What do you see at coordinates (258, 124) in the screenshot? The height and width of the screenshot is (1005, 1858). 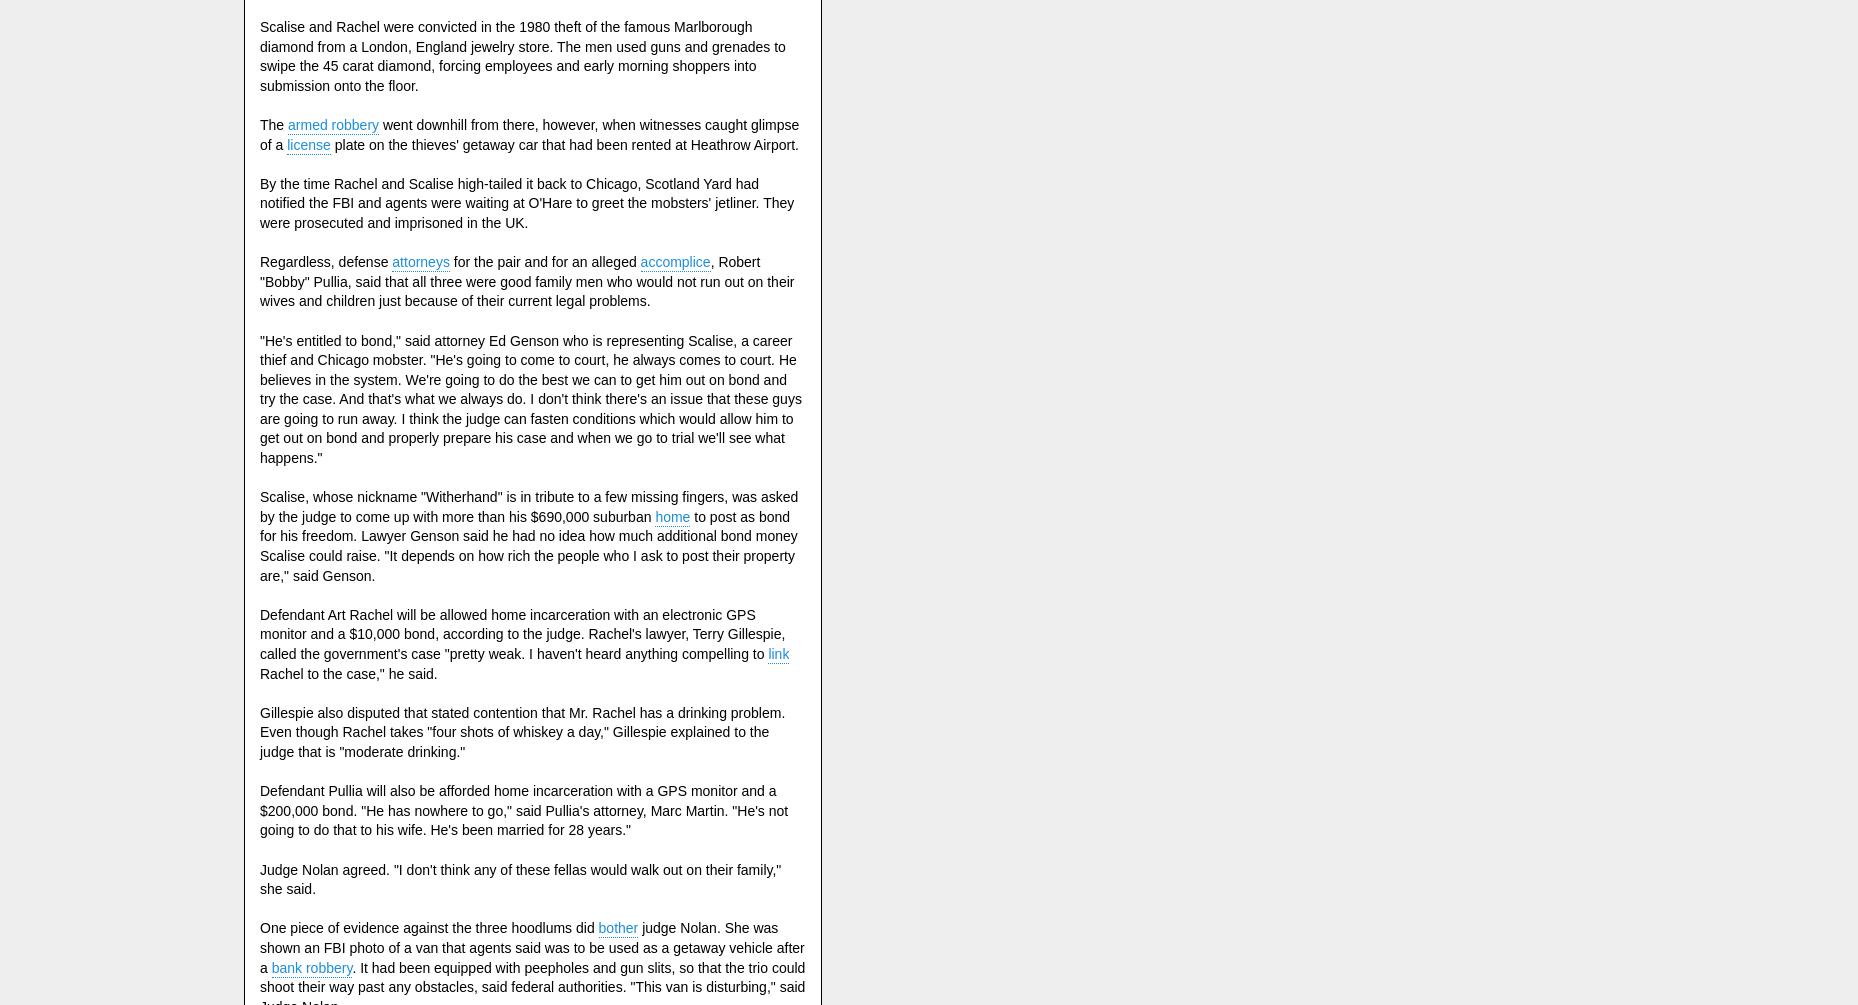 I see `'The'` at bounding box center [258, 124].